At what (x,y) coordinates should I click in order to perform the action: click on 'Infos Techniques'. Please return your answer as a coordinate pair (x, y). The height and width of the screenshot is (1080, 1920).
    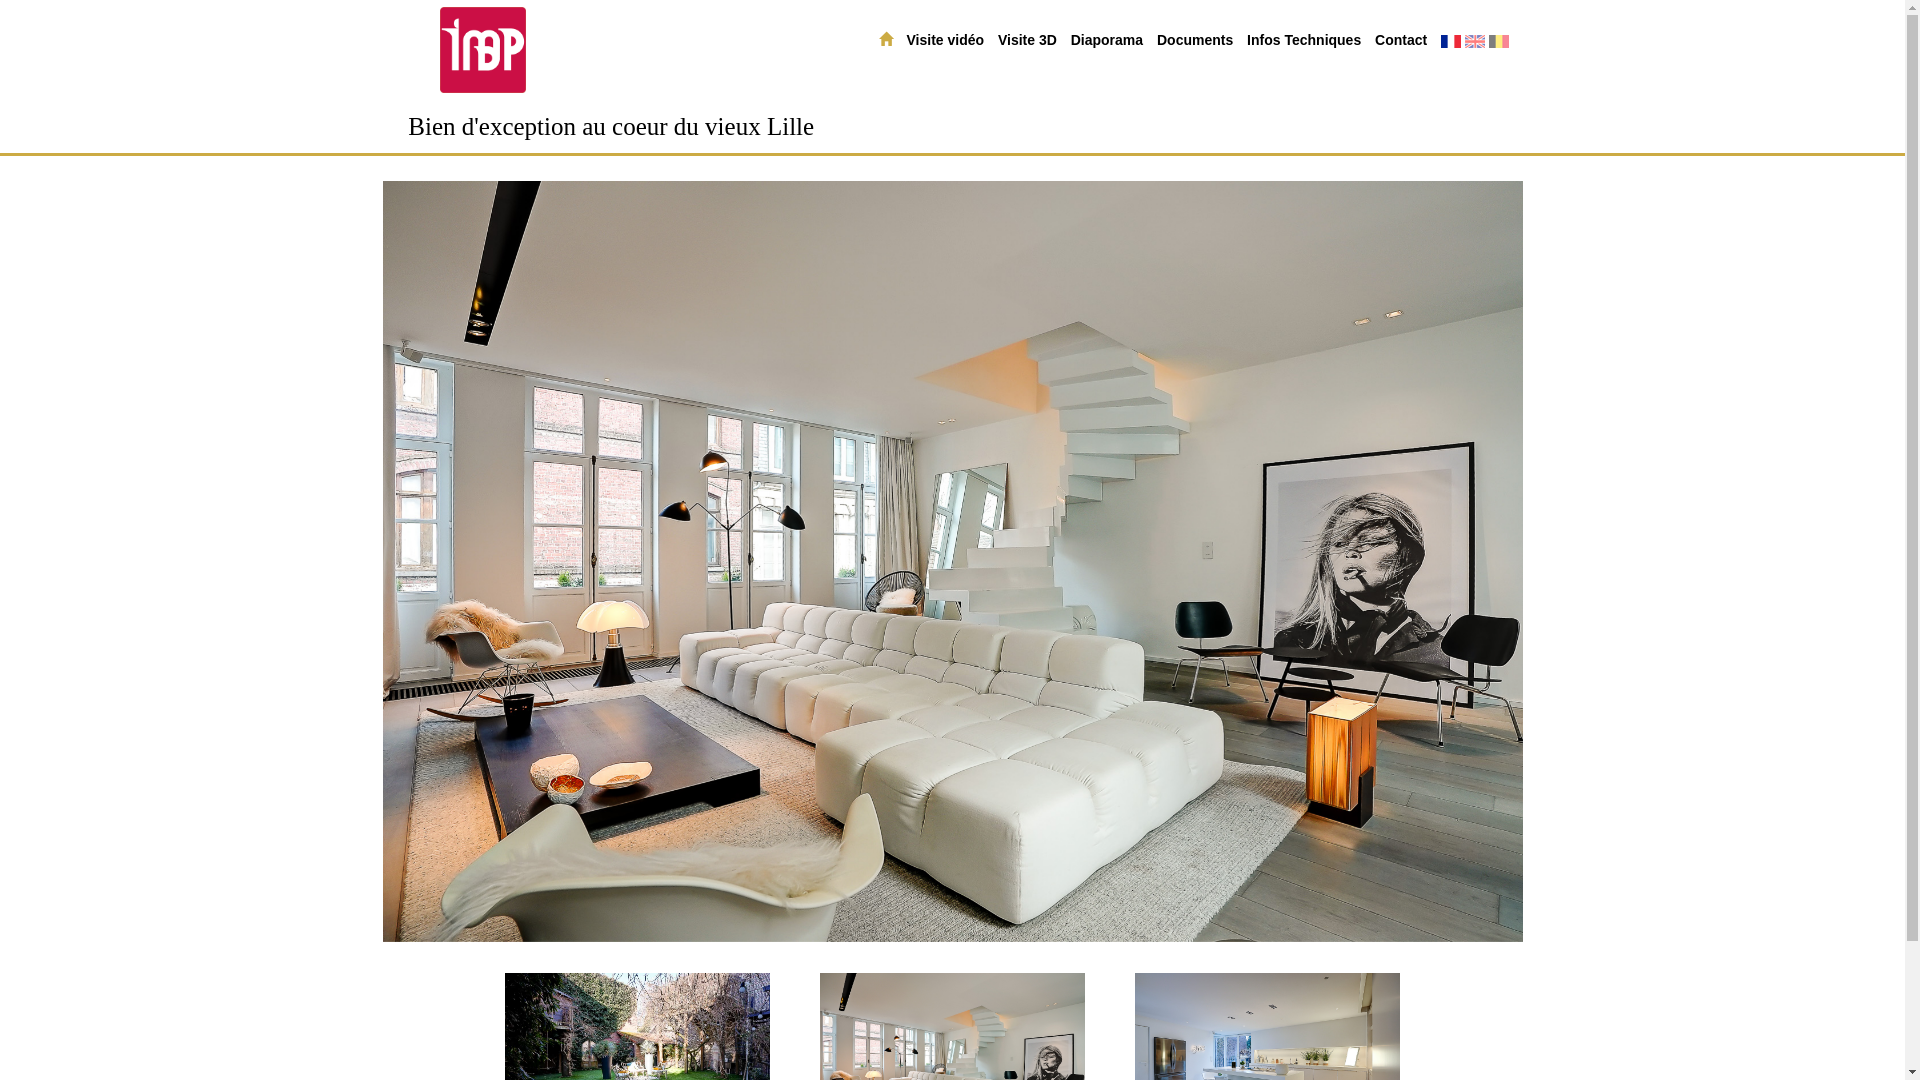
    Looking at the image, I should click on (1304, 39).